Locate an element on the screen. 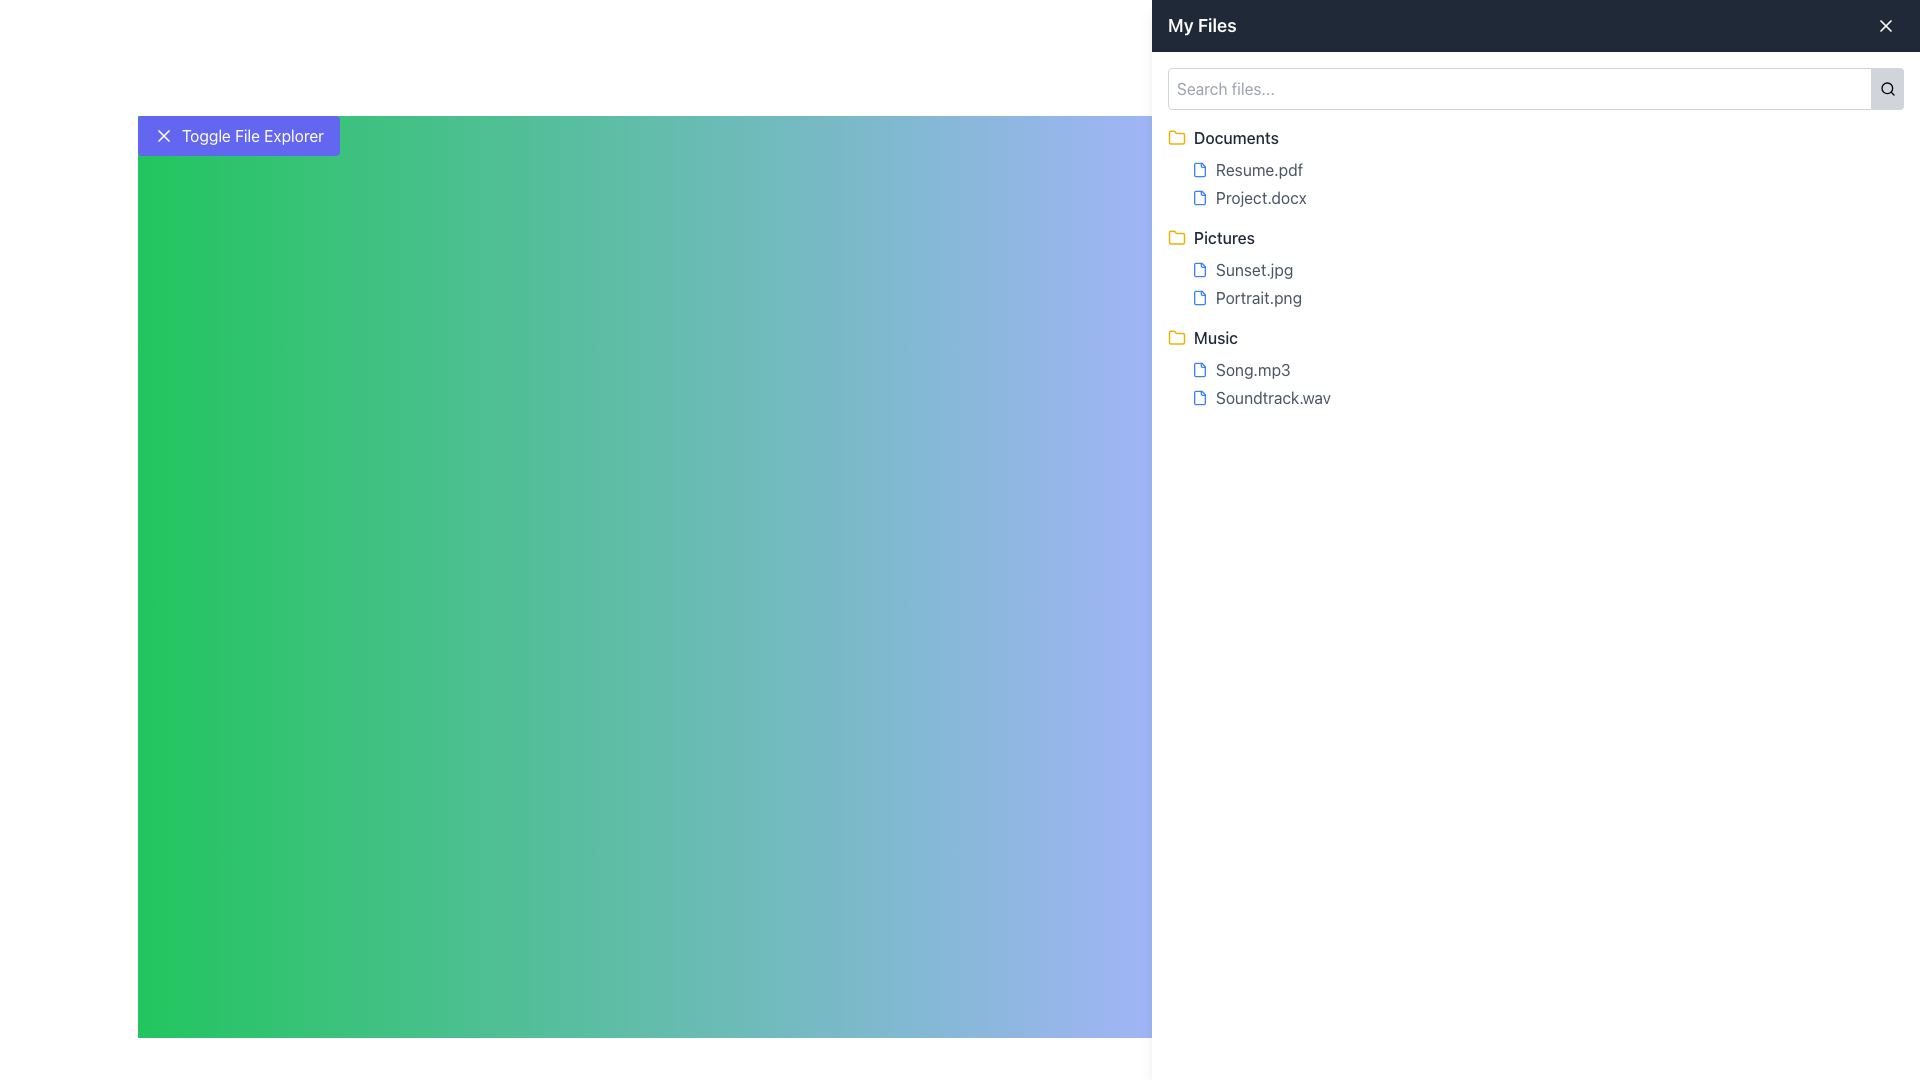 This screenshot has width=1920, height=1080. the 'Song.mp3' file in the Music folder is located at coordinates (1535, 384).